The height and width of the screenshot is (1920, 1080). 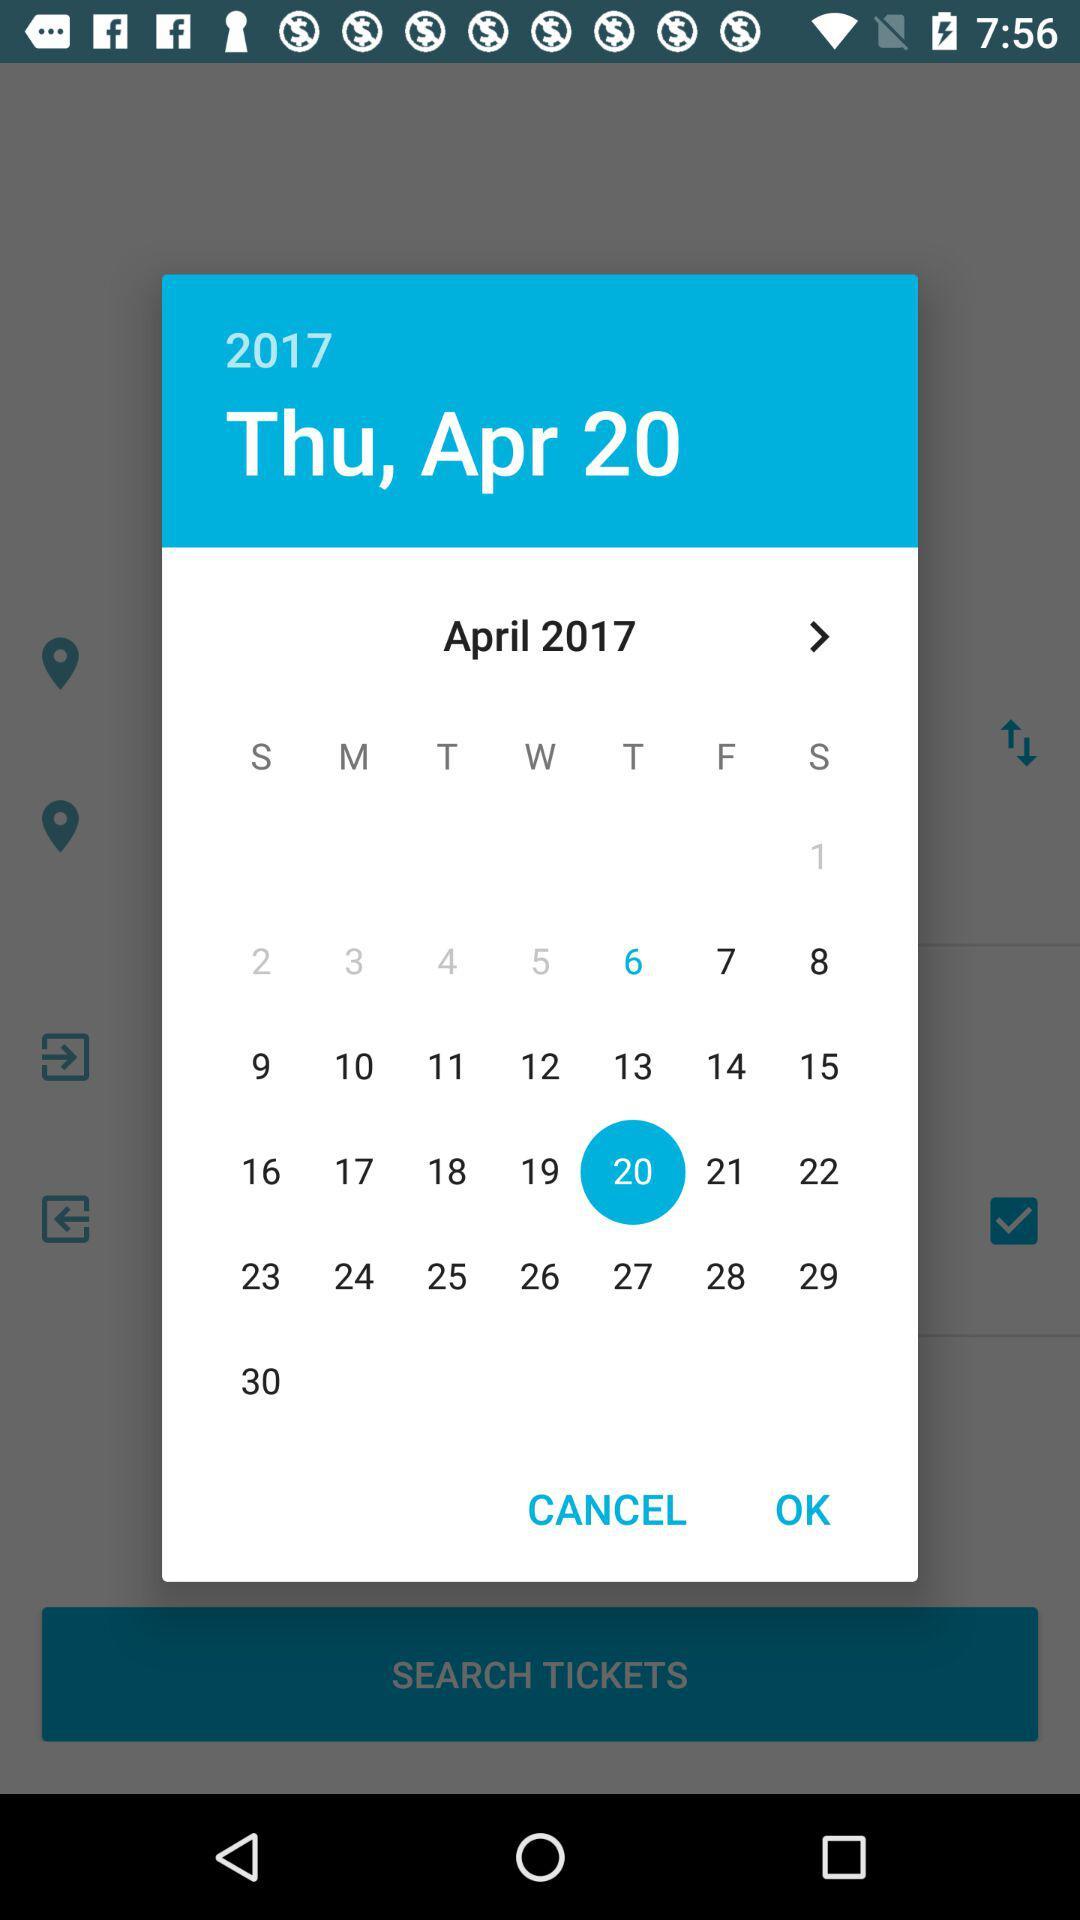 What do you see at coordinates (606, 1508) in the screenshot?
I see `item to the left of the ok` at bounding box center [606, 1508].